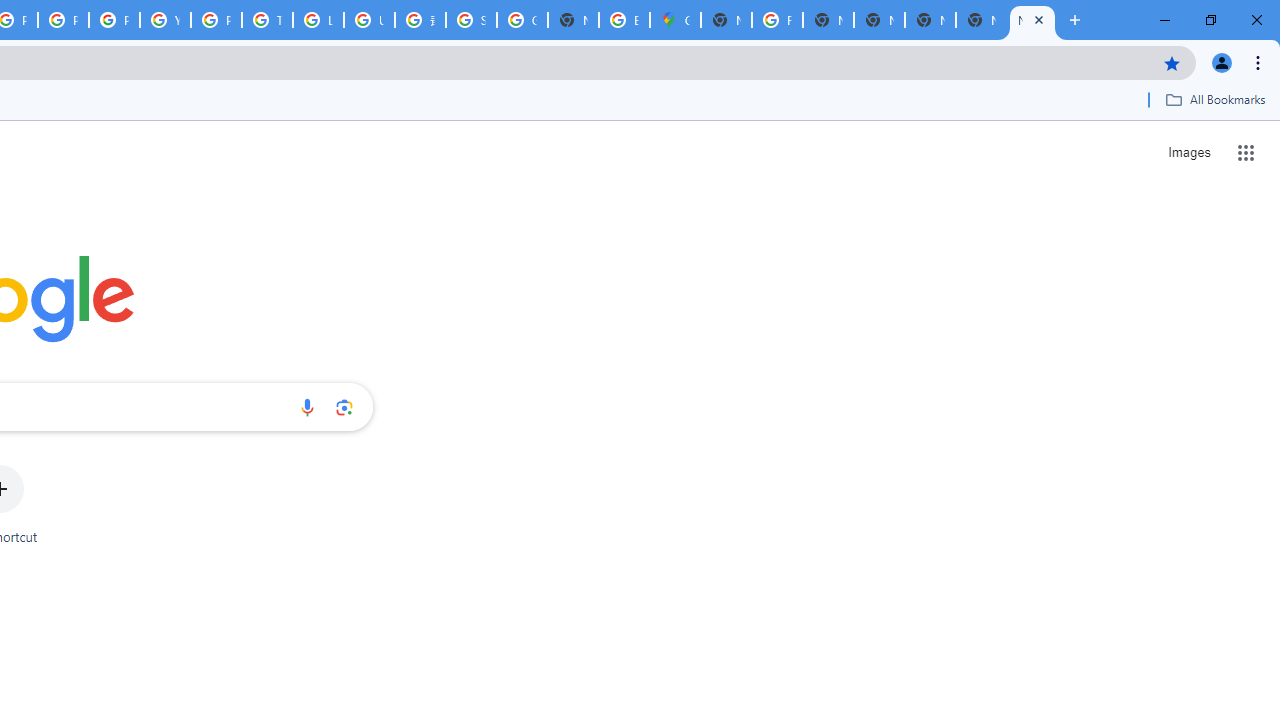 This screenshot has height=720, width=1280. What do you see at coordinates (306, 406) in the screenshot?
I see `'Search by voice'` at bounding box center [306, 406].